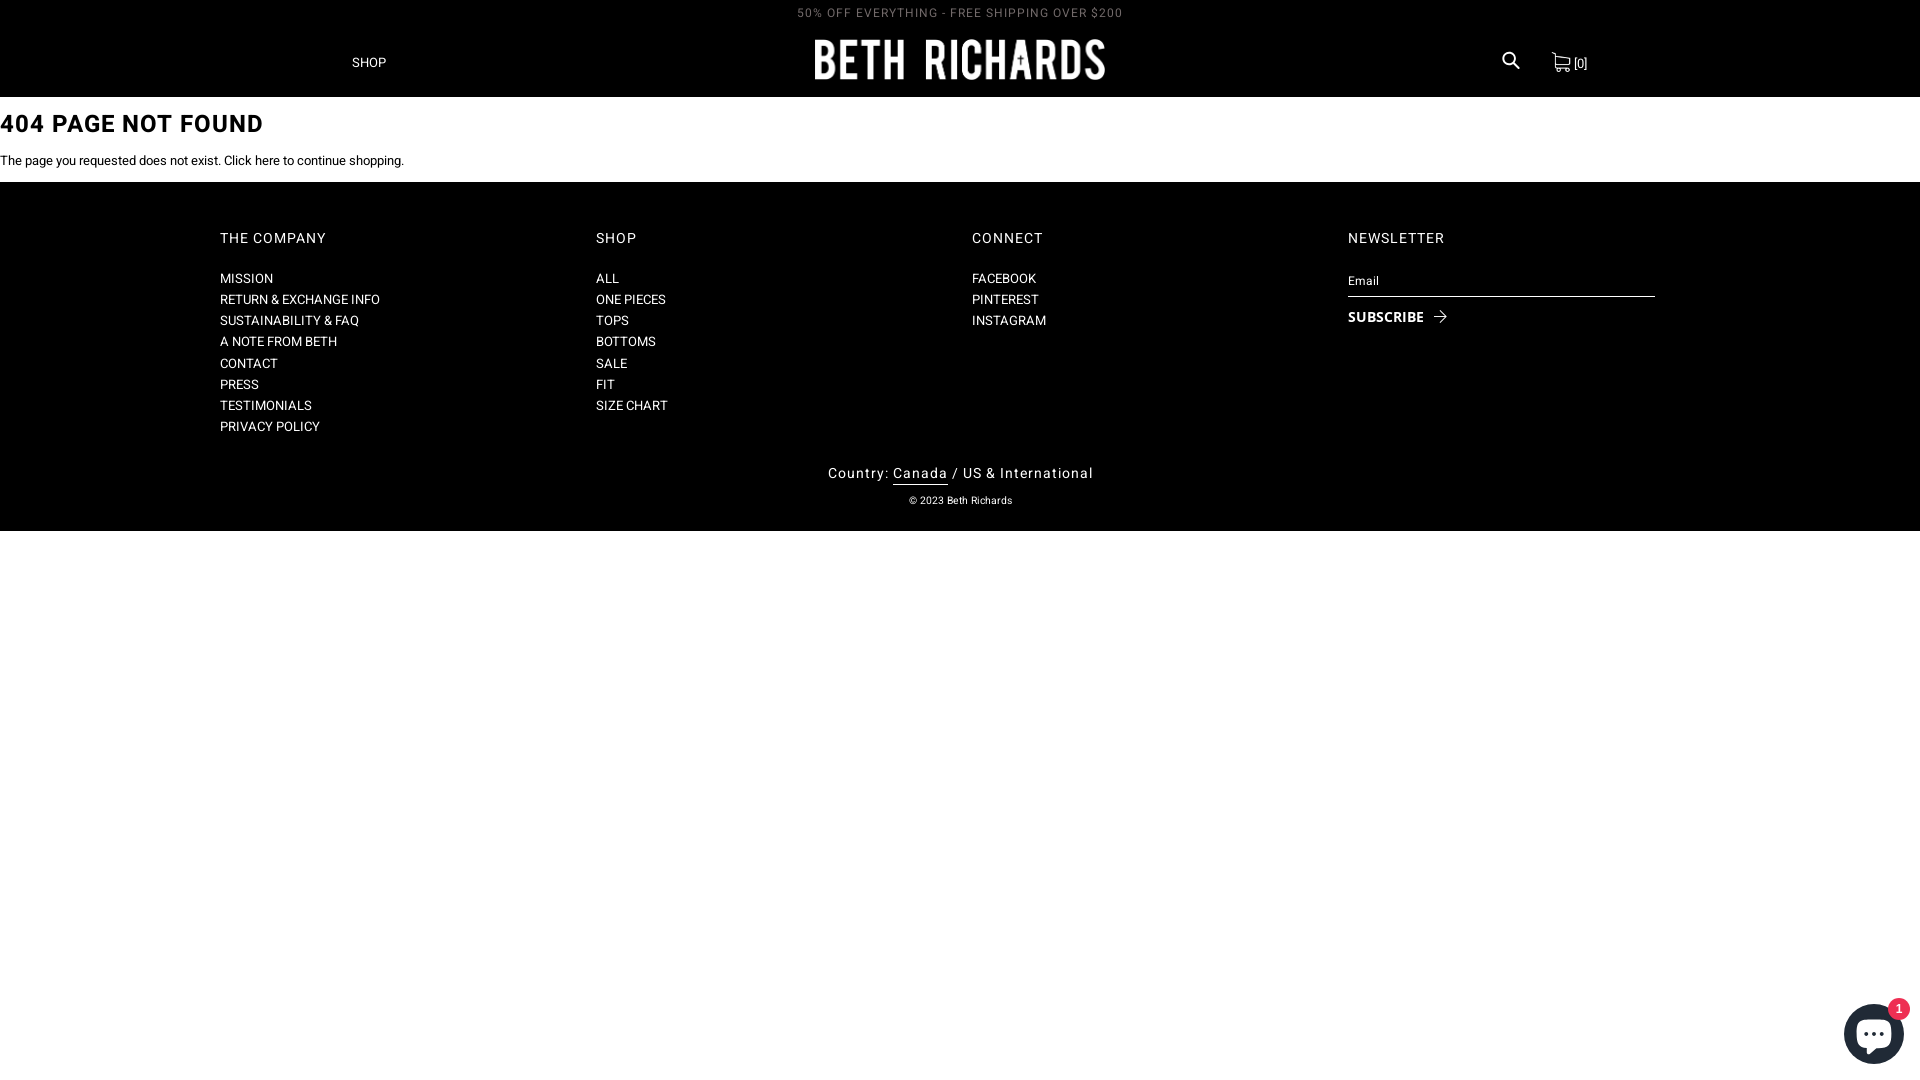 Image resolution: width=1920 pixels, height=1080 pixels. What do you see at coordinates (245, 278) in the screenshot?
I see `'MISSION'` at bounding box center [245, 278].